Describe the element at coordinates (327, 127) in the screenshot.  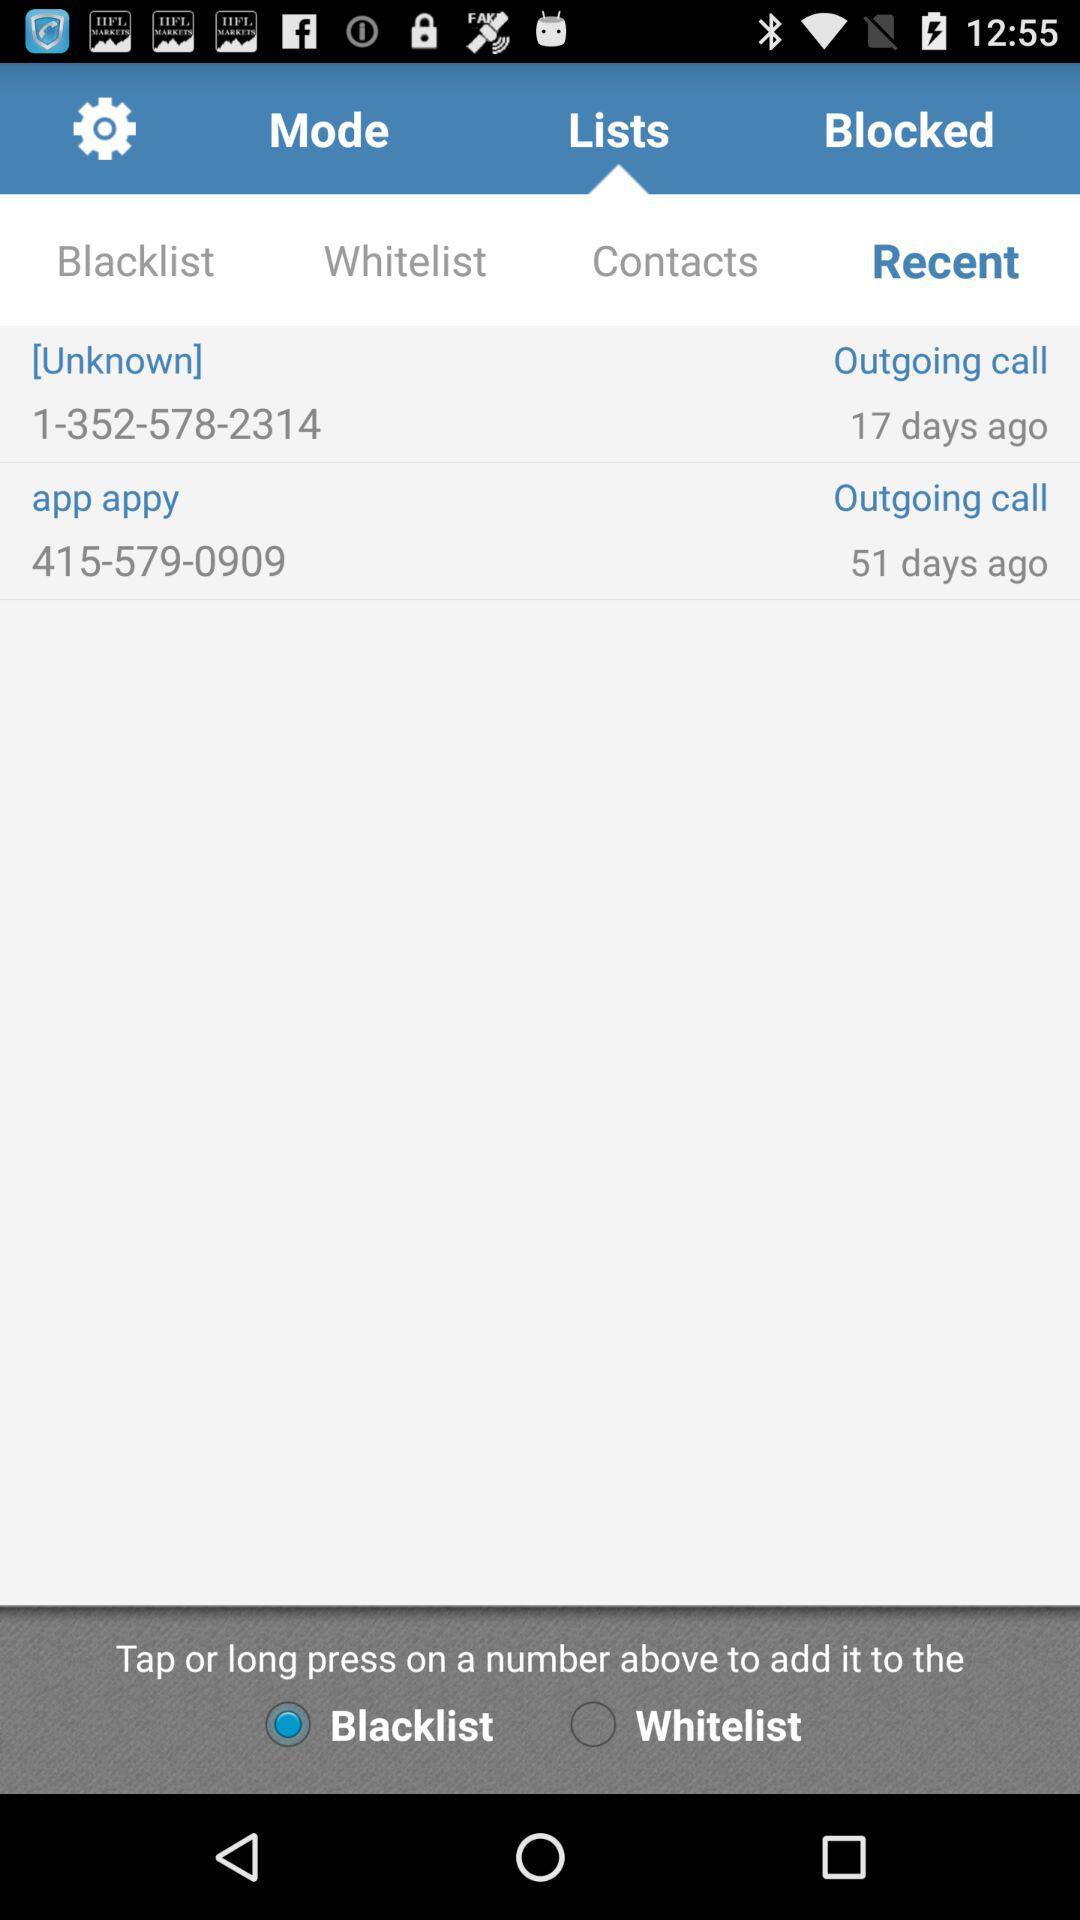
I see `app next to lists item` at that location.